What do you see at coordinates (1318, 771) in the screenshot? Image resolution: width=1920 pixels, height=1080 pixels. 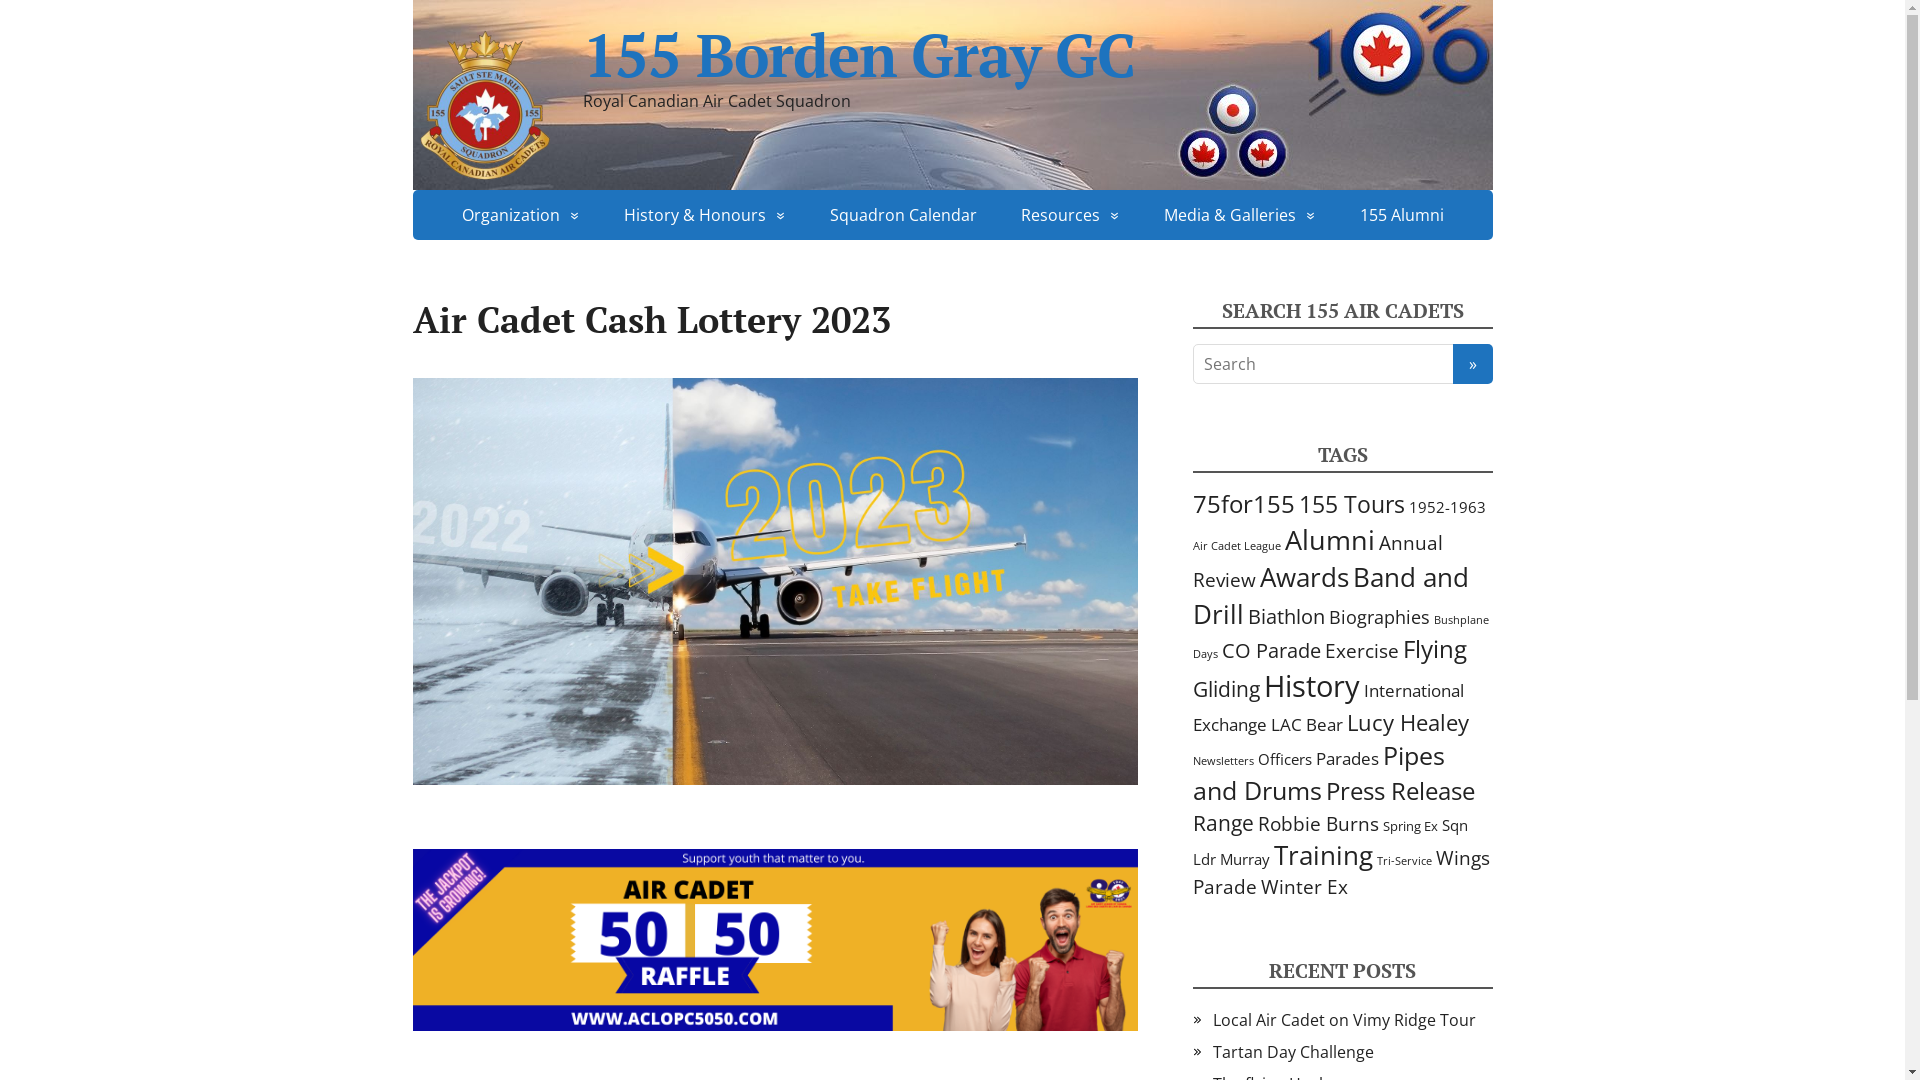 I see `'Pipes and Drums'` at bounding box center [1318, 771].